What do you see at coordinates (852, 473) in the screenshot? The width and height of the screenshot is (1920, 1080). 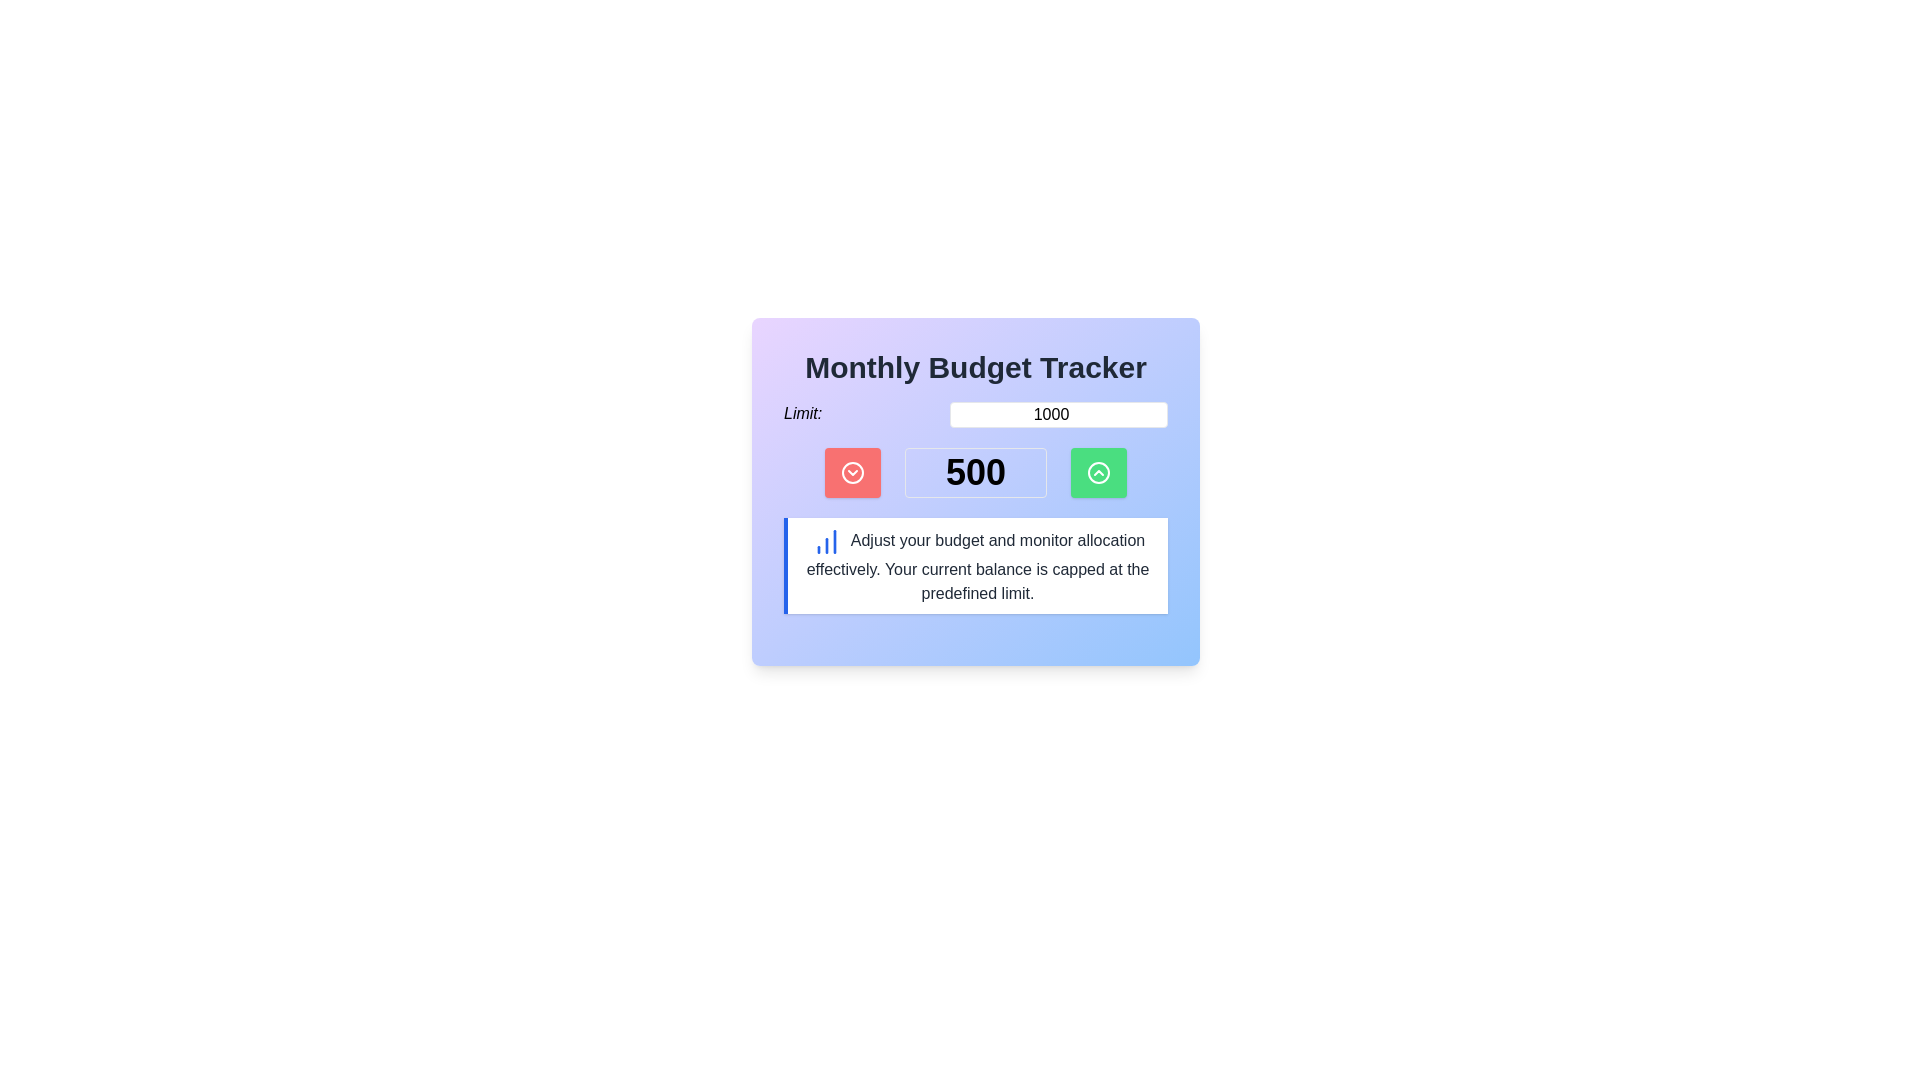 I see `the circular red icon with a downward-facing chevron, located to the left of the bold number '500'` at bounding box center [852, 473].